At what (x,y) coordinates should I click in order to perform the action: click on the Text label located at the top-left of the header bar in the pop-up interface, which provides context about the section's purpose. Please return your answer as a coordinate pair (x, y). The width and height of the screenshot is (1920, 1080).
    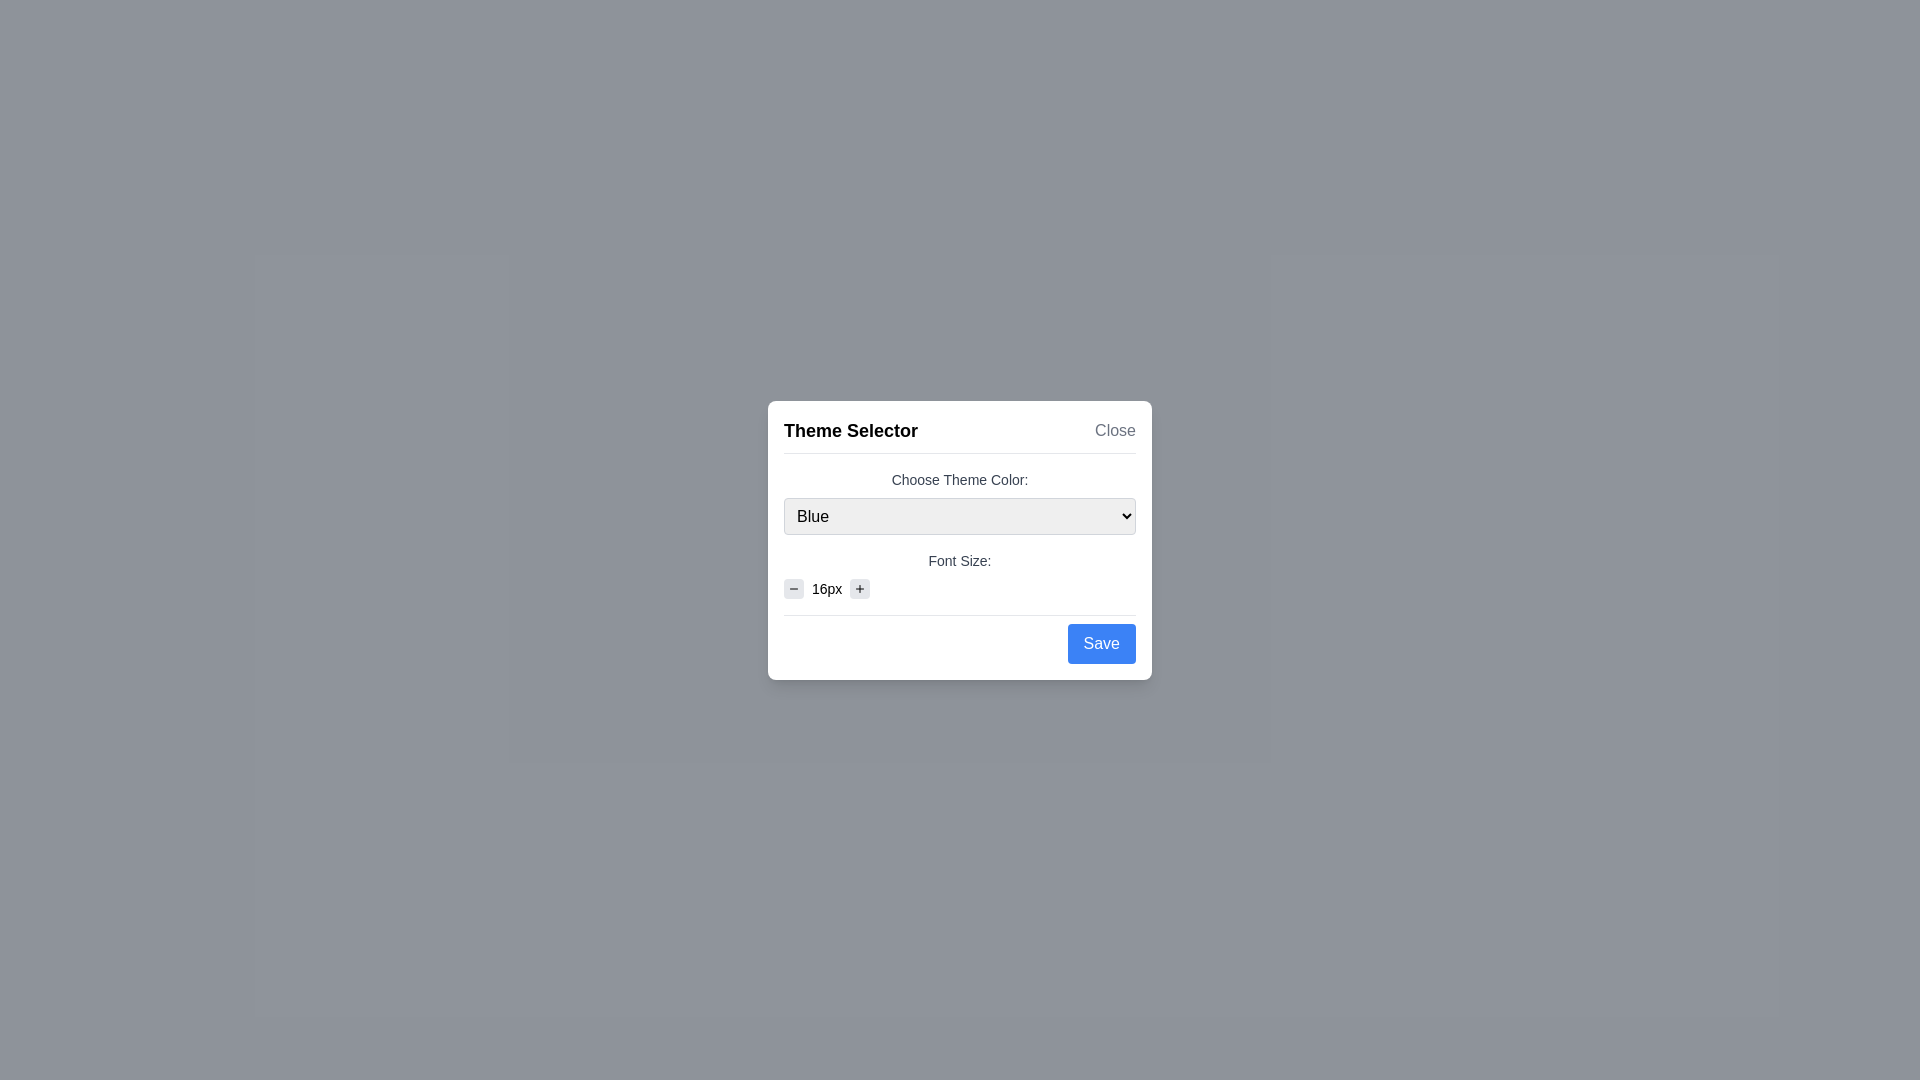
    Looking at the image, I should click on (850, 429).